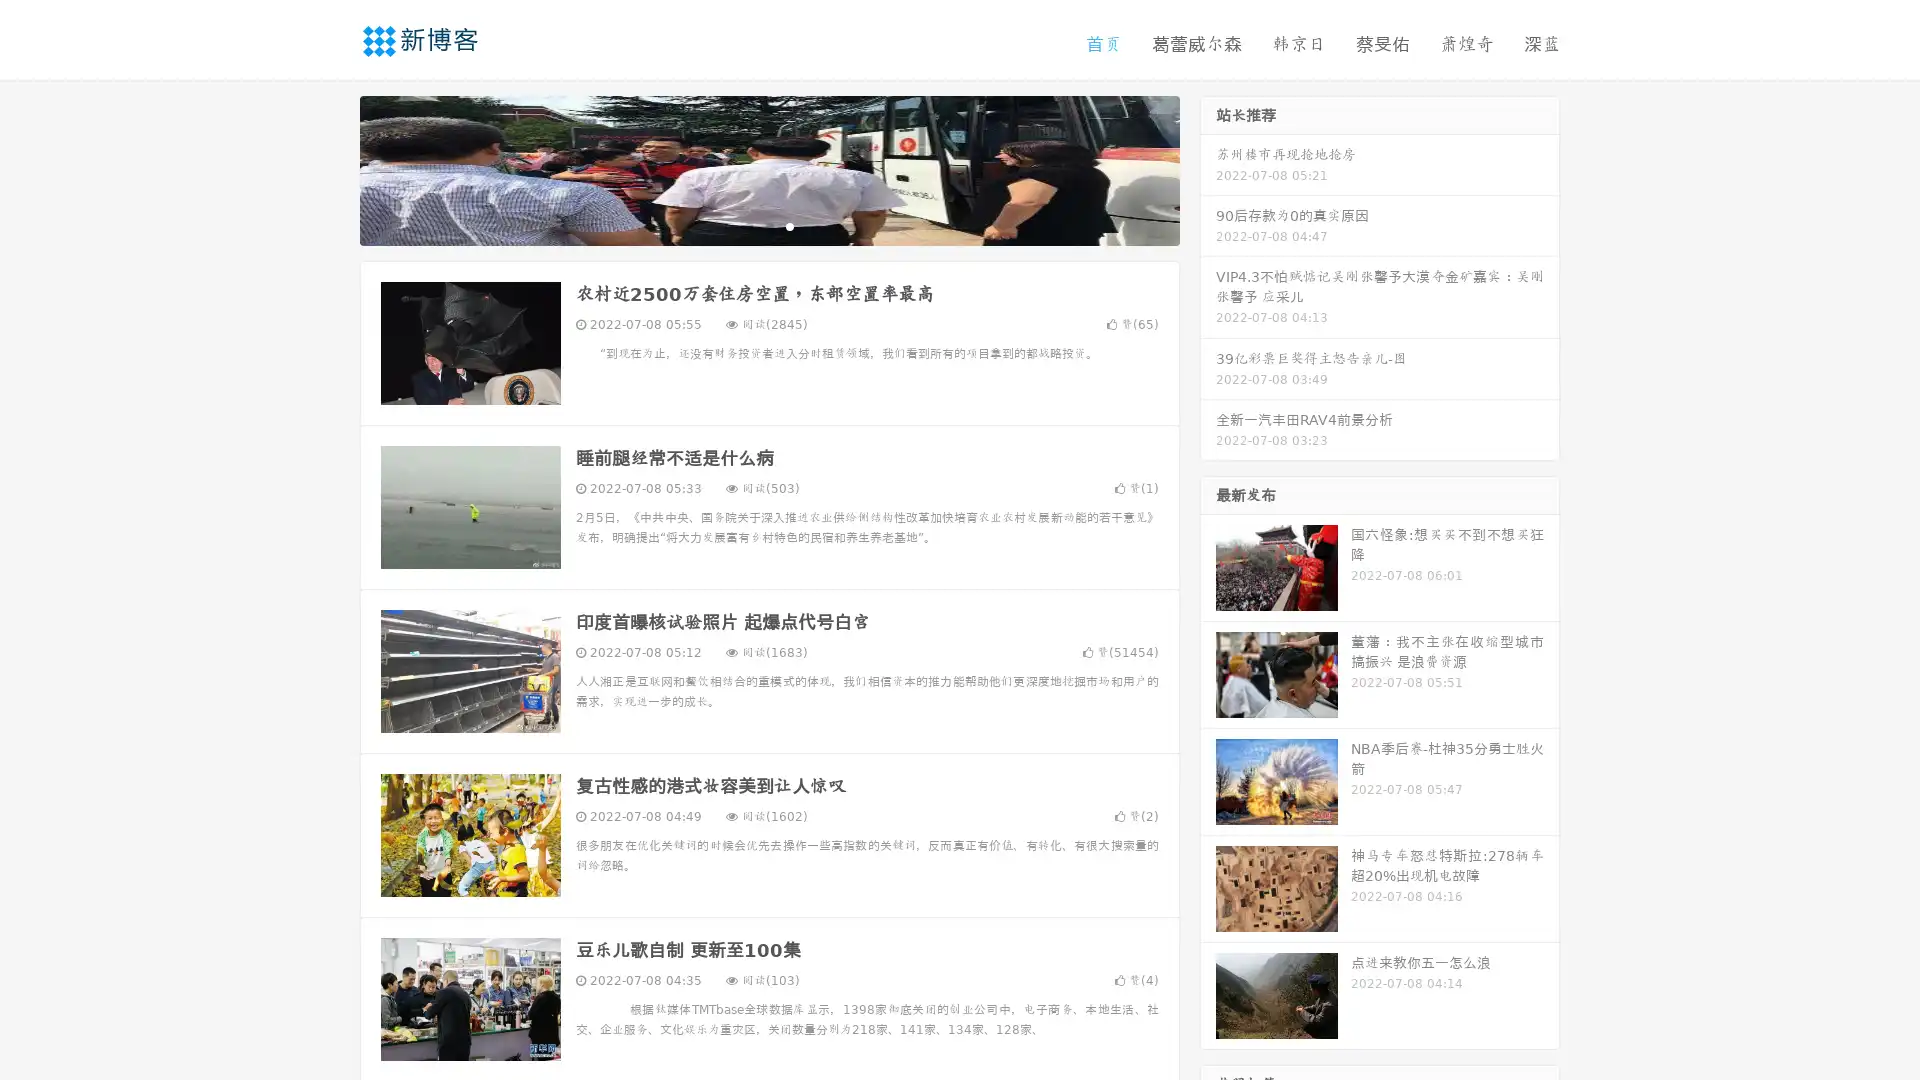  I want to click on Next slide, so click(1208, 168).